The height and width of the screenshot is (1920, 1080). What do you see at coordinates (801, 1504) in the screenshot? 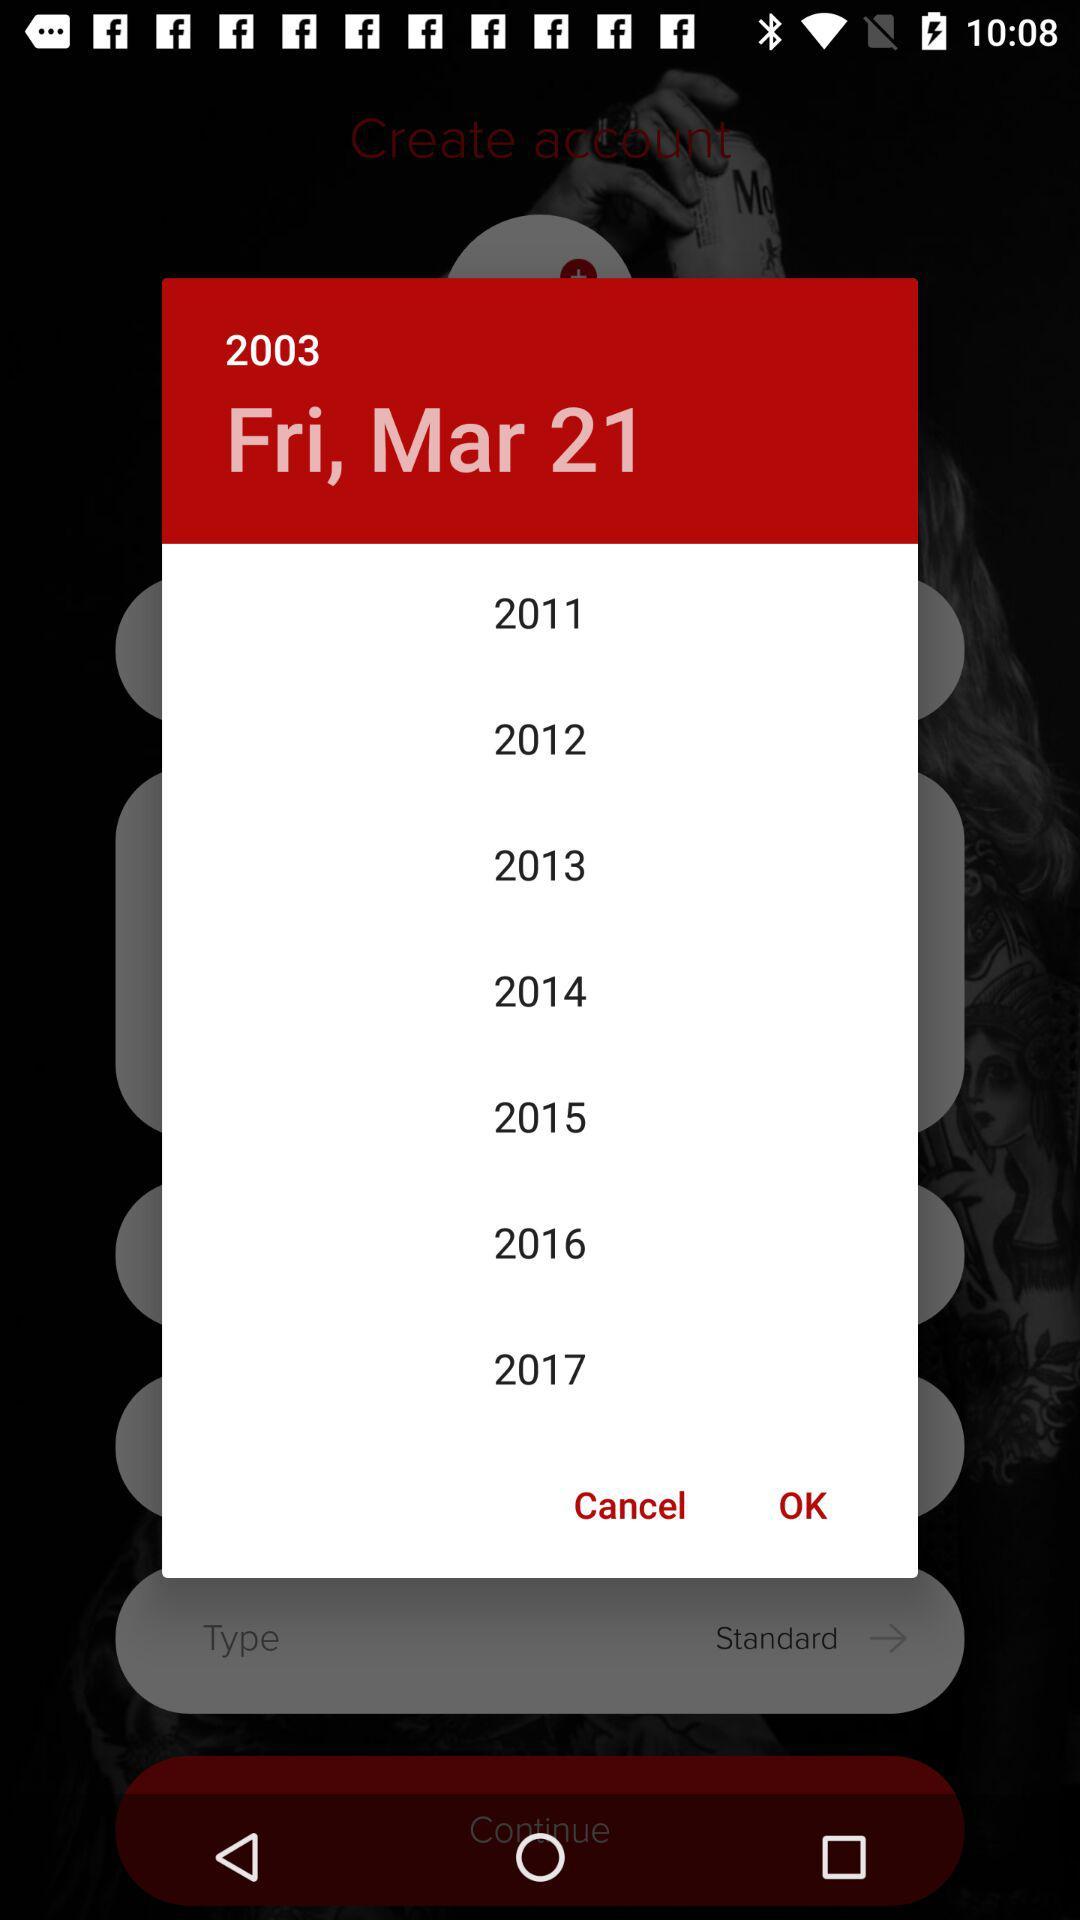
I see `ok` at bounding box center [801, 1504].